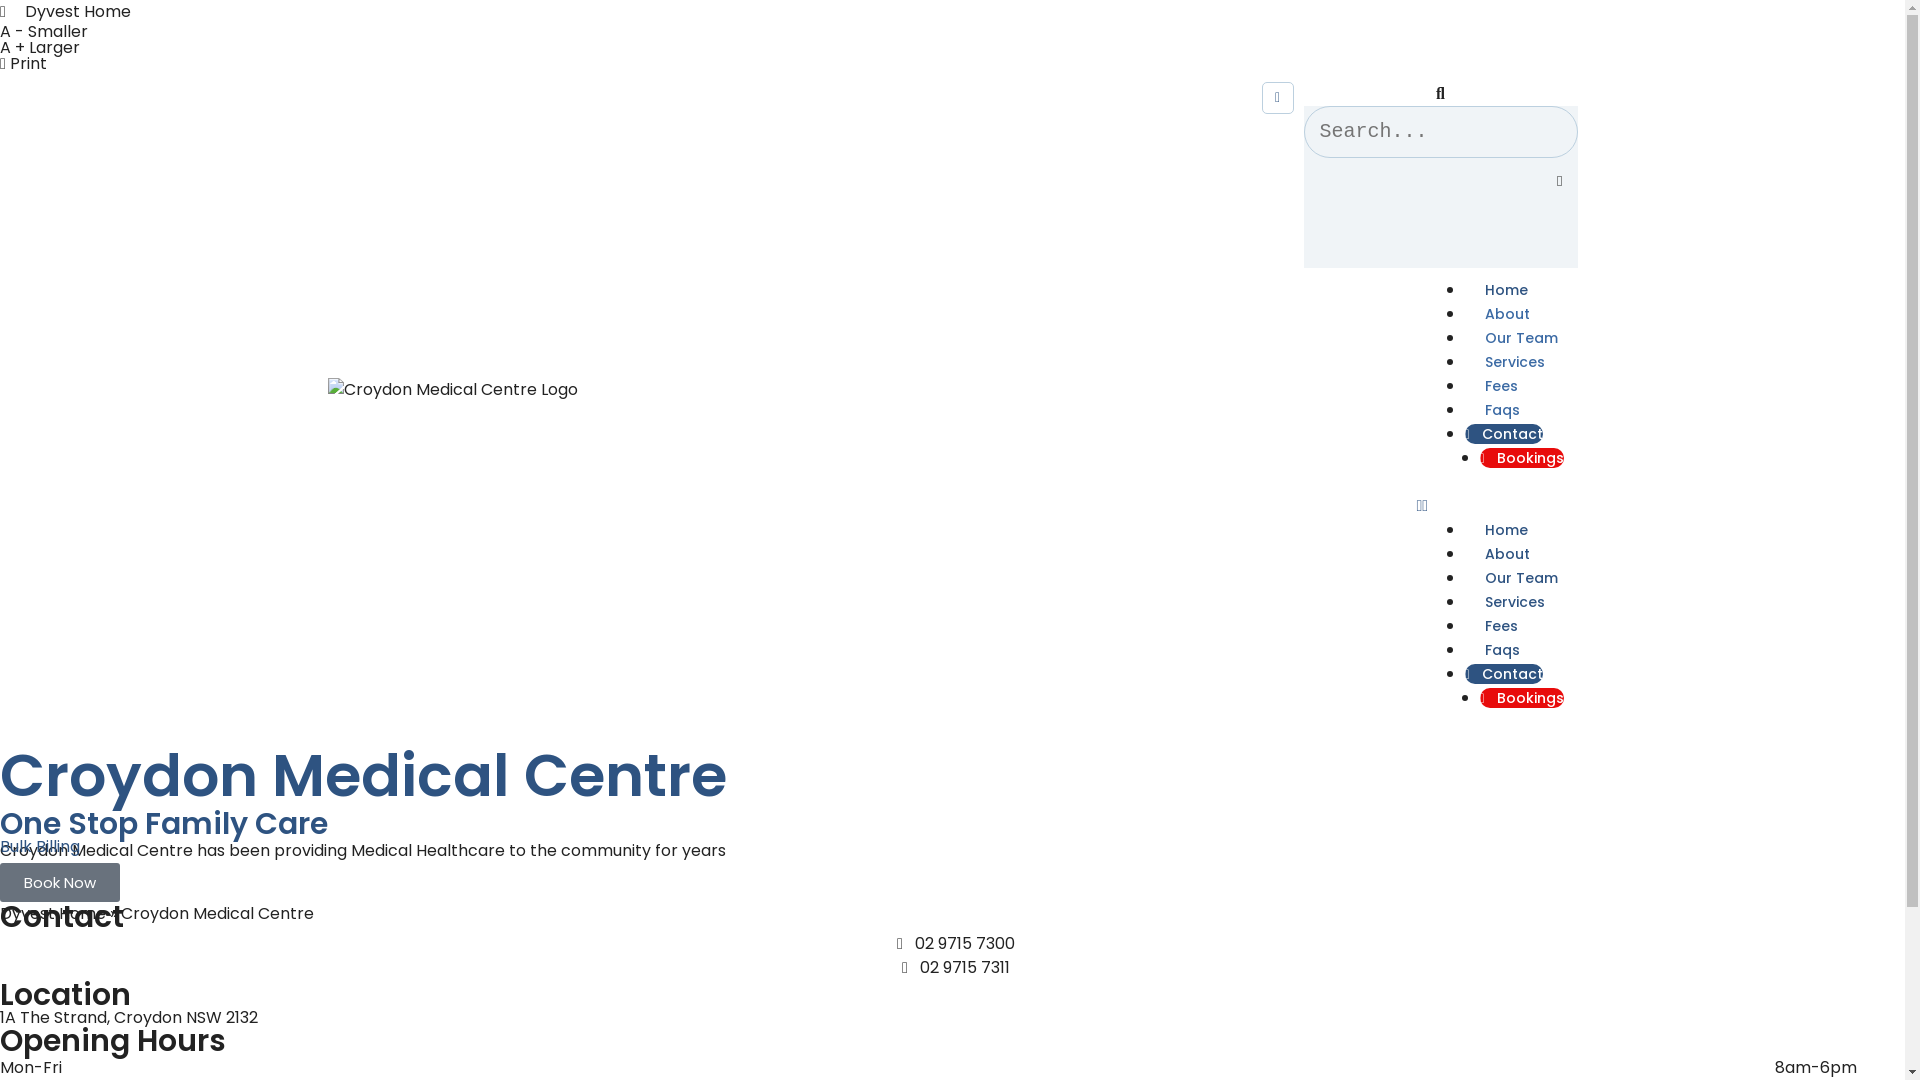 This screenshot has width=1920, height=1080. What do you see at coordinates (1513, 604) in the screenshot?
I see `'Services'` at bounding box center [1513, 604].